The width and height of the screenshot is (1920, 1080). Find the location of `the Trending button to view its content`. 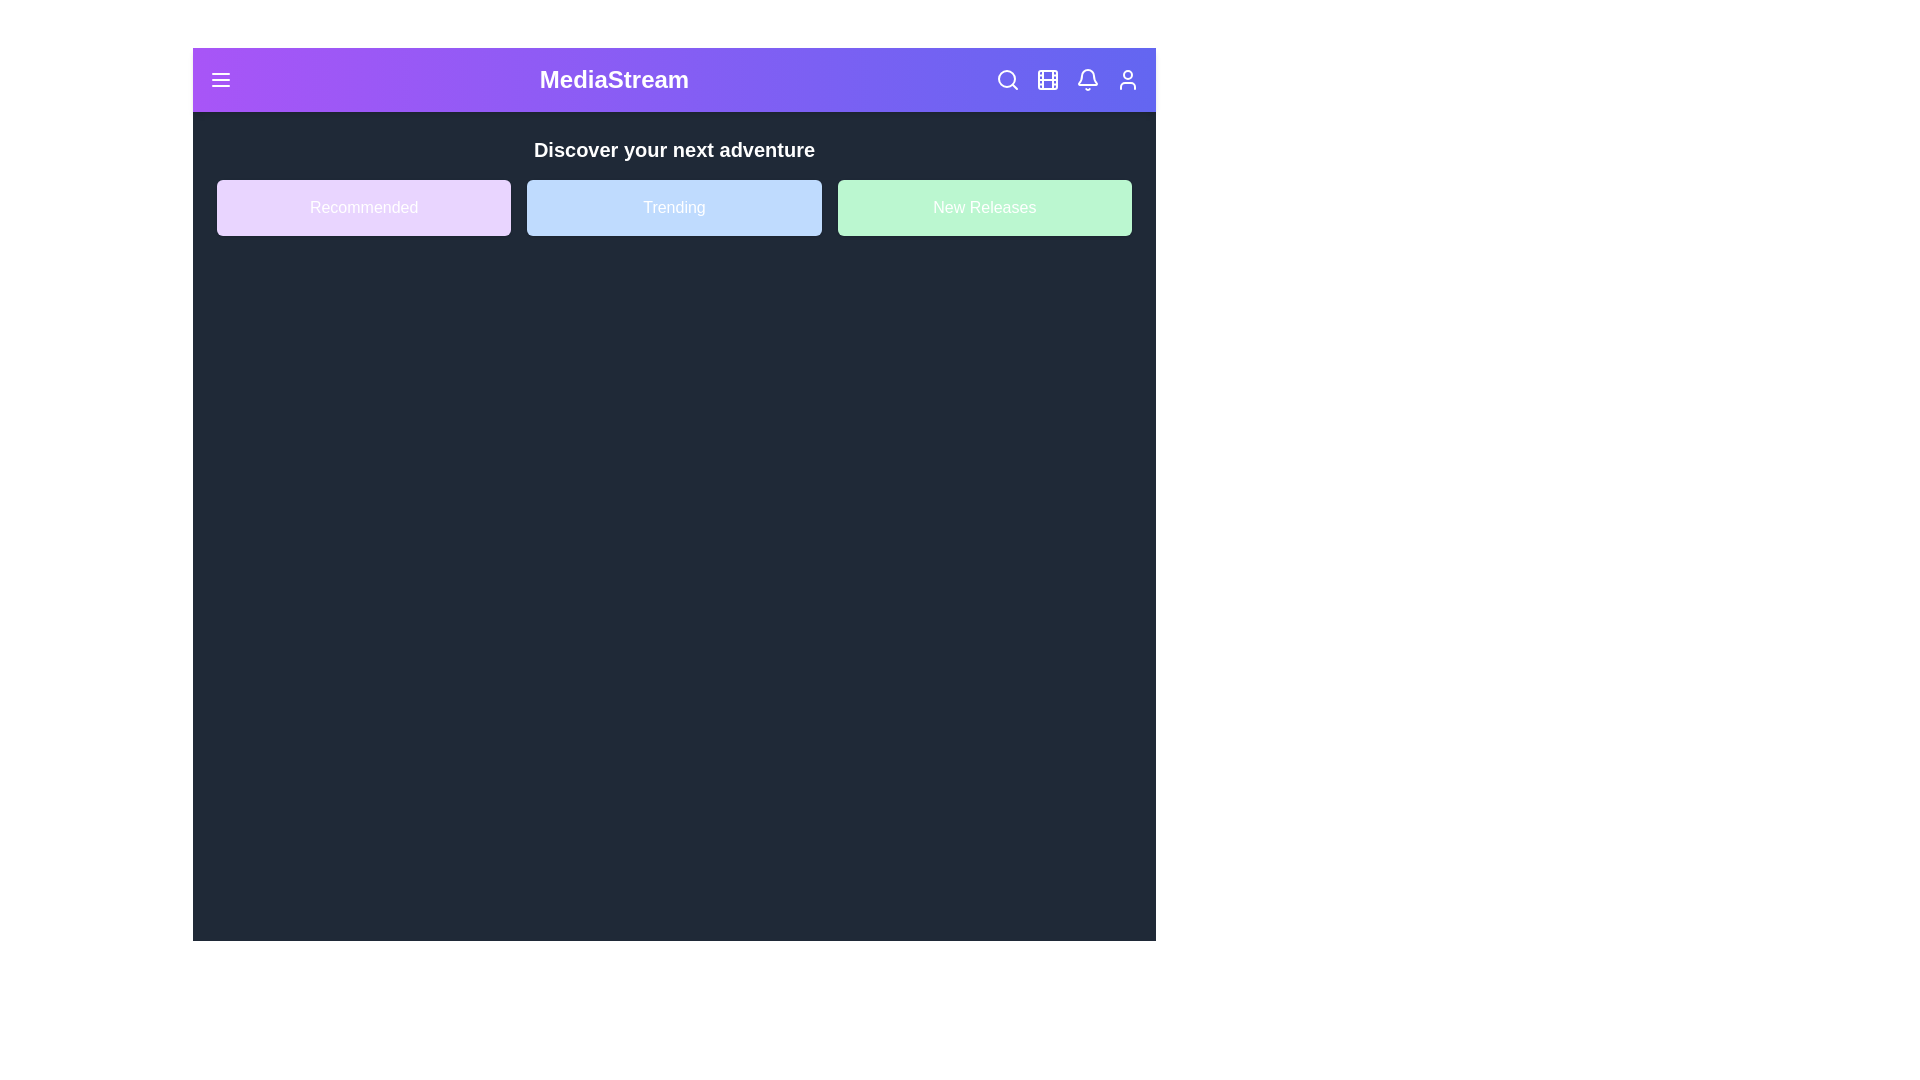

the Trending button to view its content is located at coordinates (673, 208).